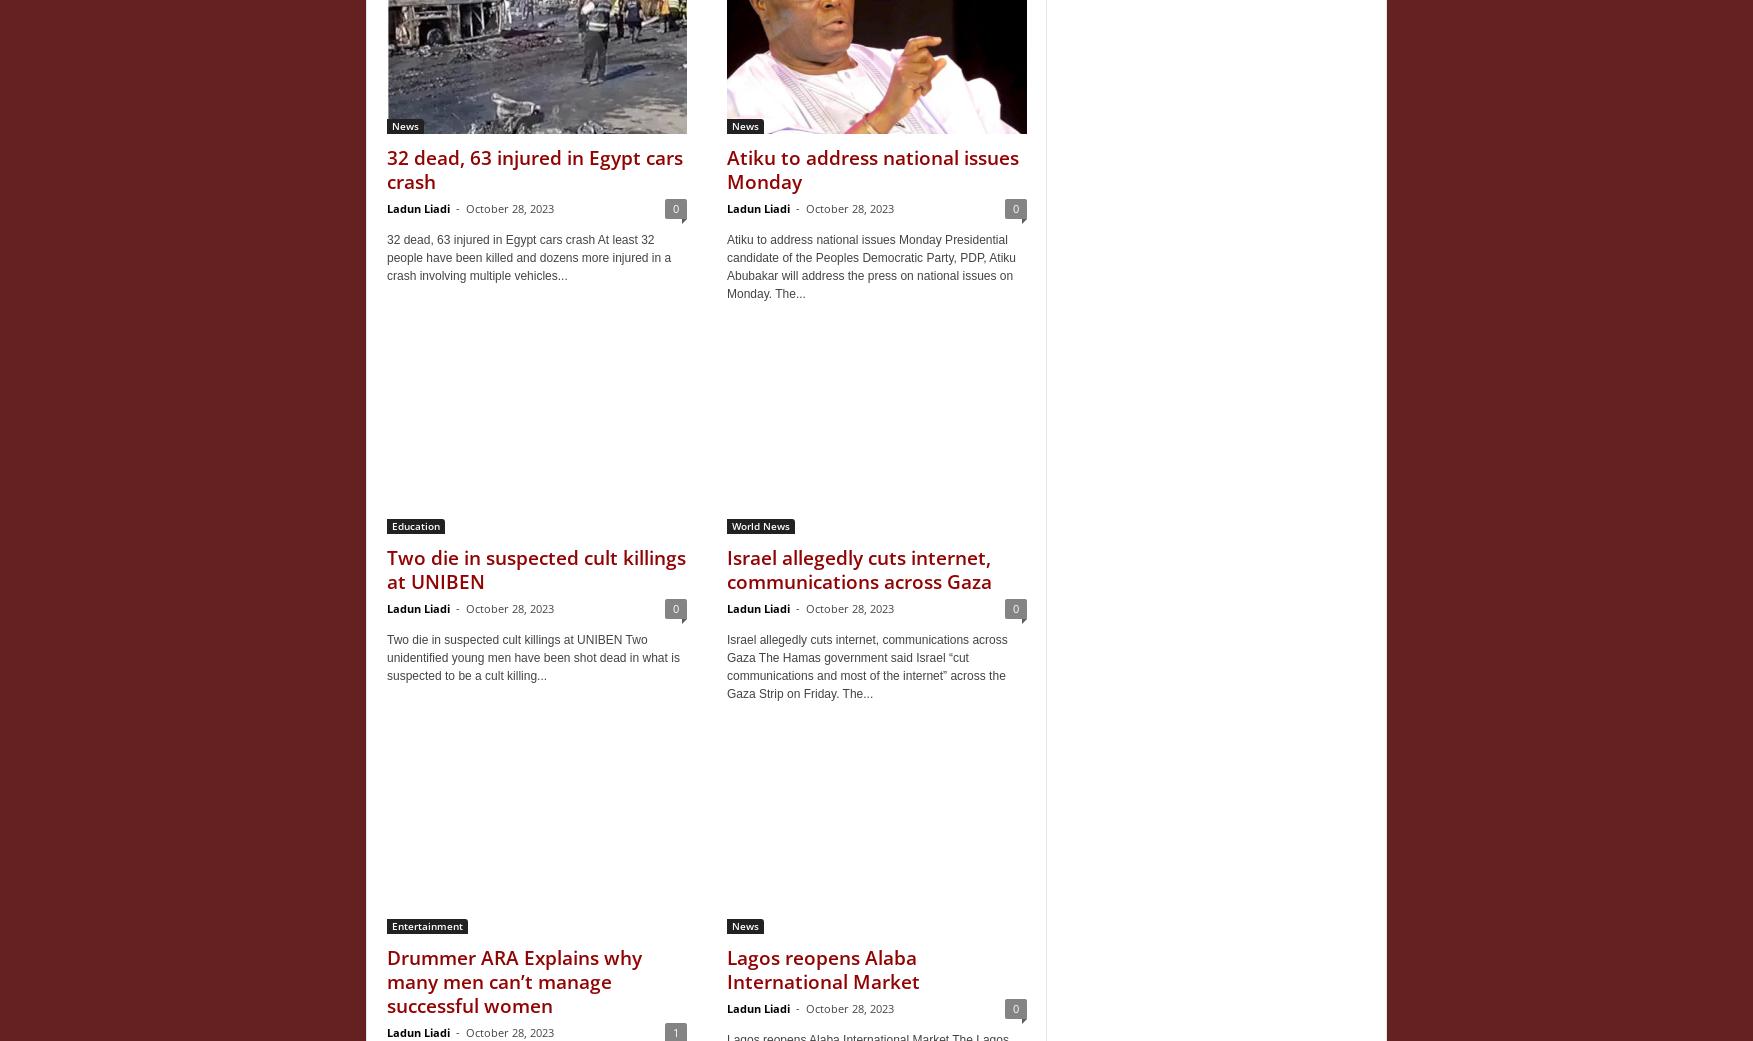 The image size is (1753, 1041). I want to click on 'Two die in suspected cult killings at UNIBEN


Two unidentified young men have been shot dead in what is suspected to be a cult killing...', so click(387, 657).